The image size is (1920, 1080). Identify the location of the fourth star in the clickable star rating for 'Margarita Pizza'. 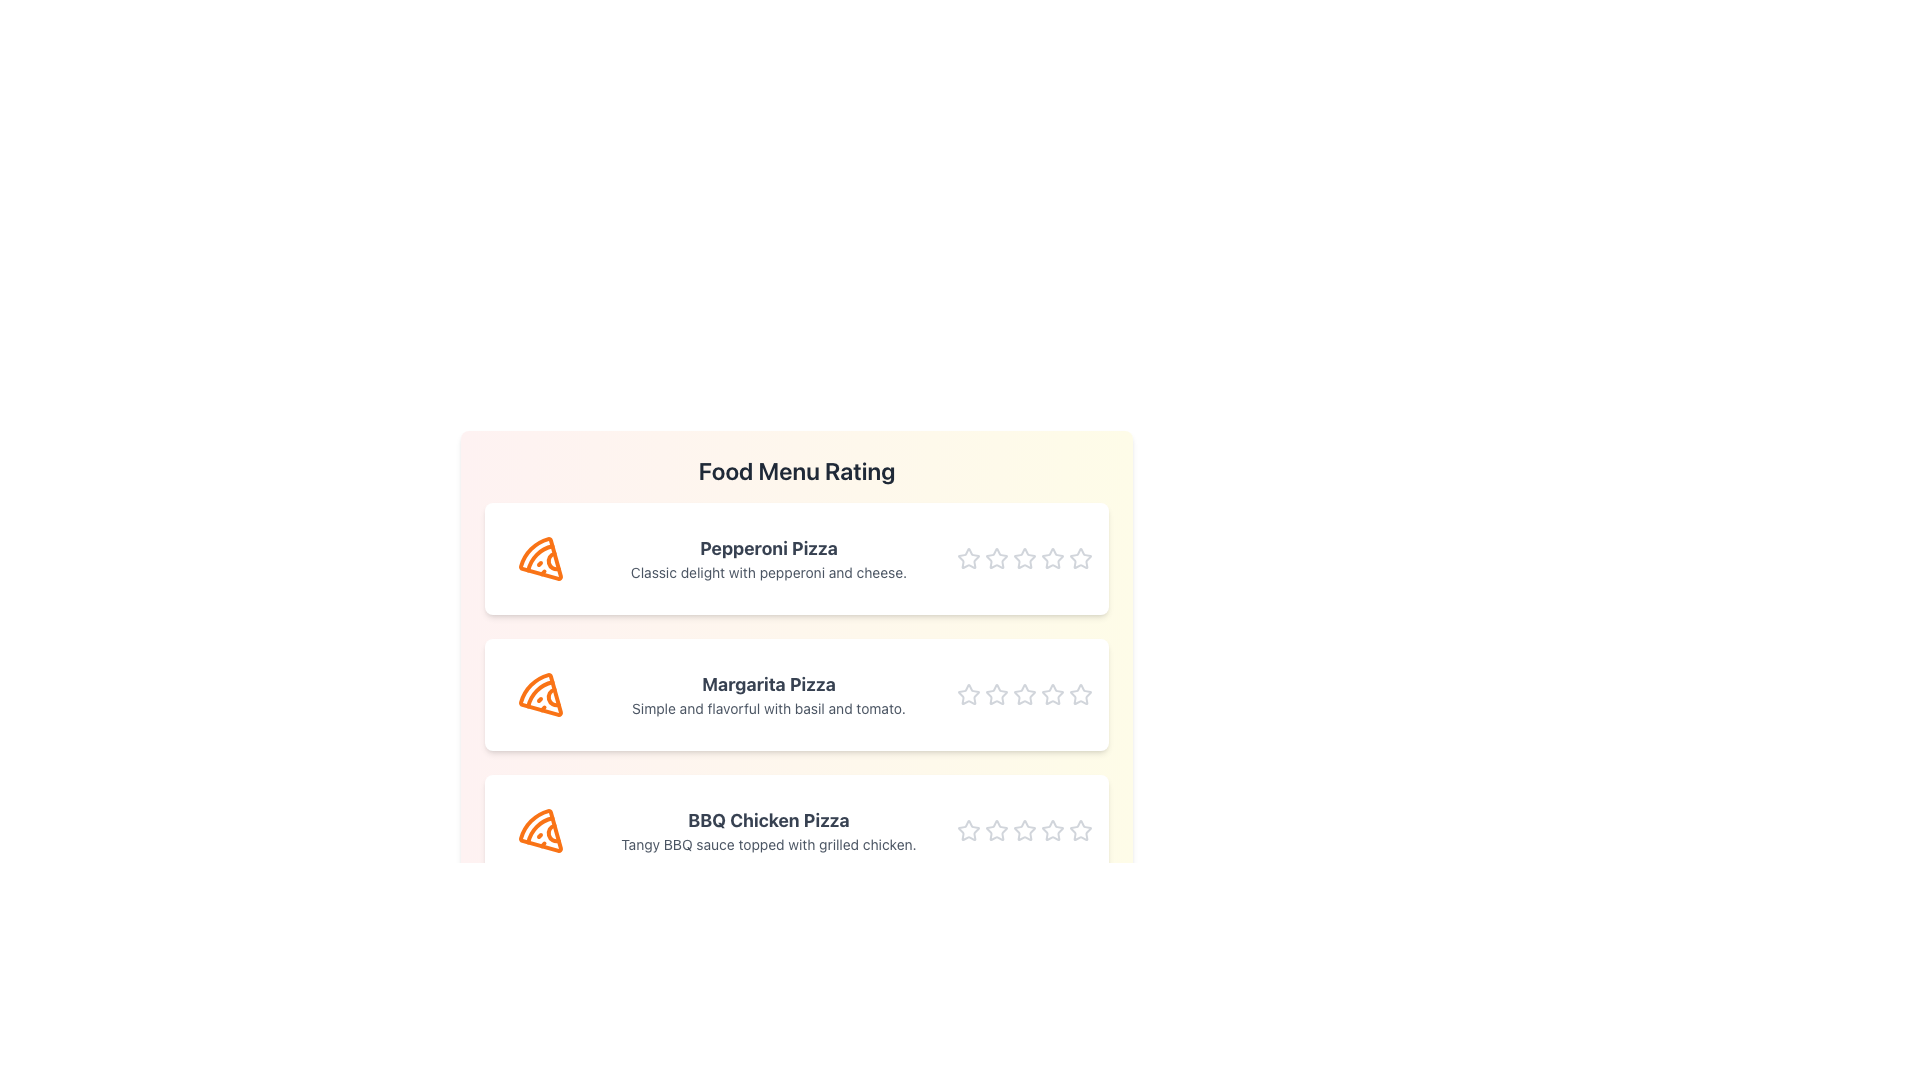
(1079, 693).